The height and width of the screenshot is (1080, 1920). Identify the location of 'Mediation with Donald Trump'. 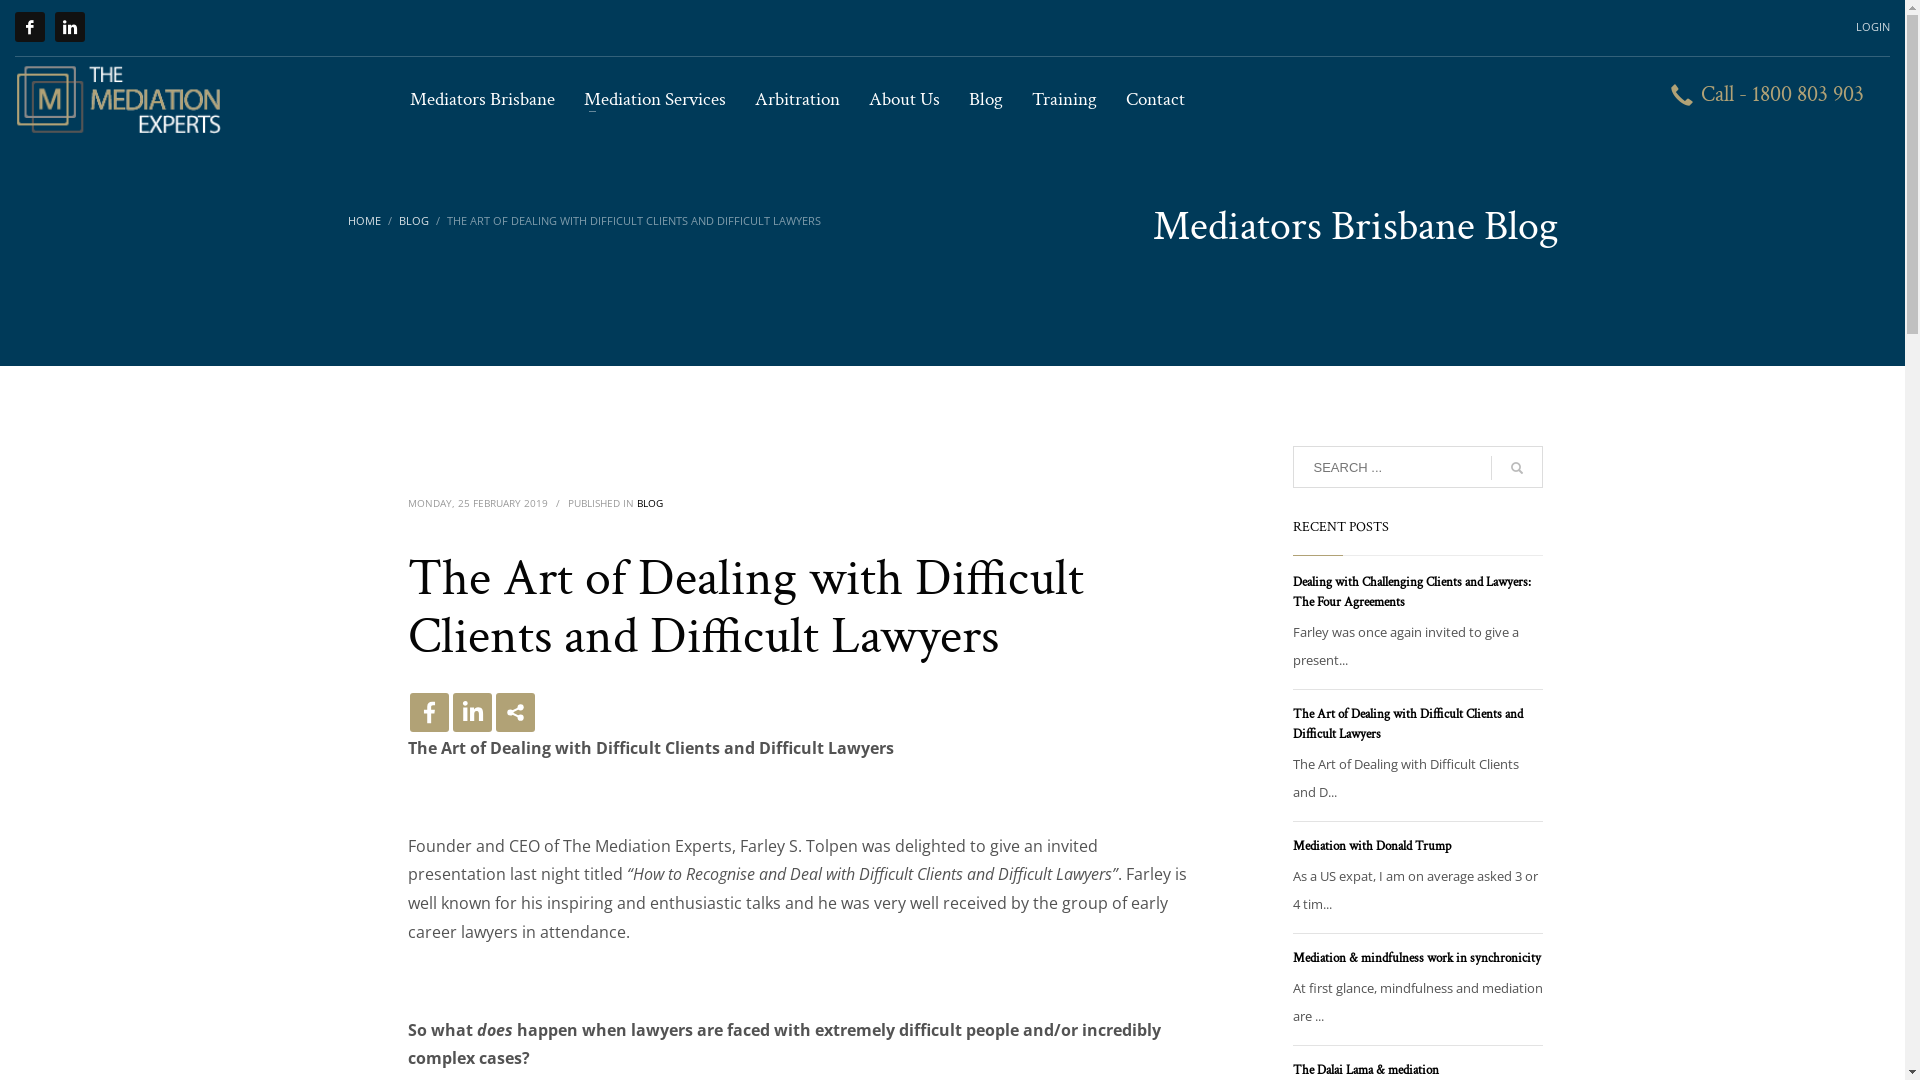
(1370, 846).